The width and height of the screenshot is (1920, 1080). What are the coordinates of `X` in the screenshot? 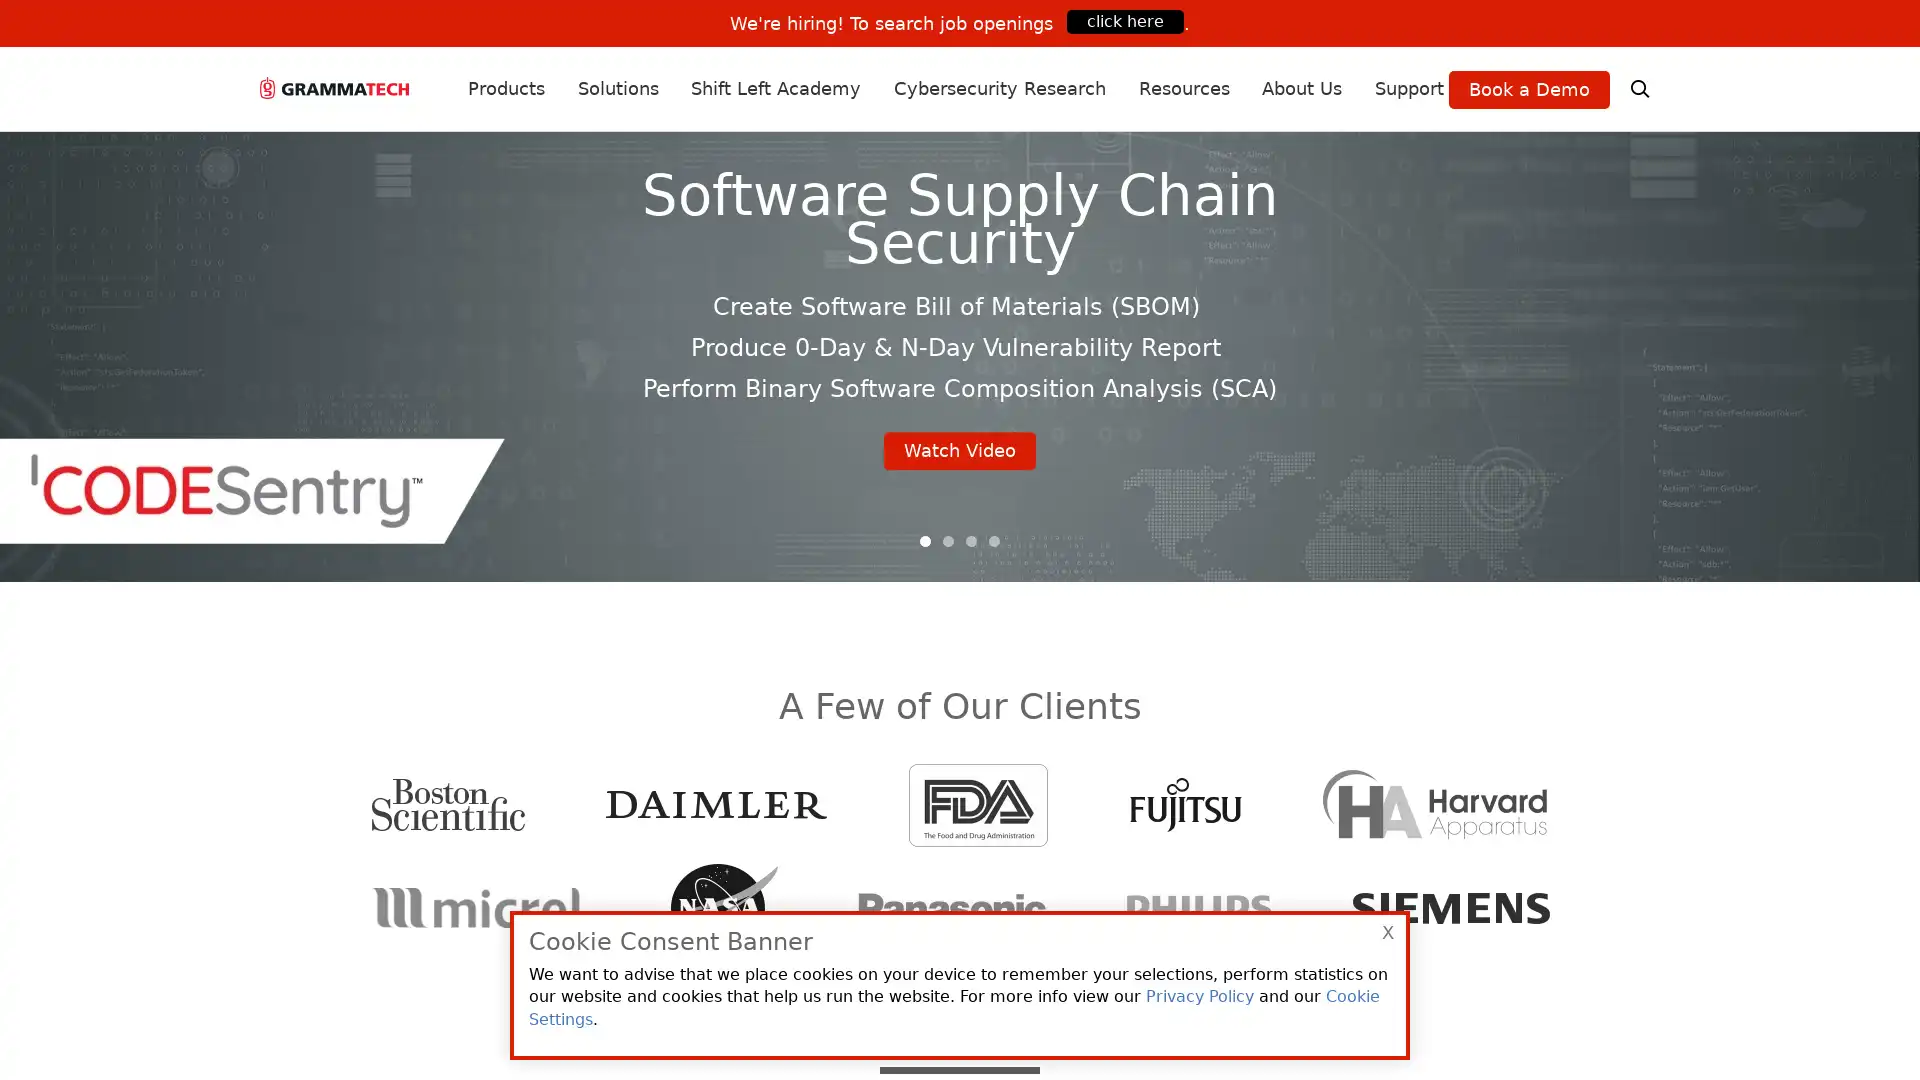 It's located at (1386, 931).